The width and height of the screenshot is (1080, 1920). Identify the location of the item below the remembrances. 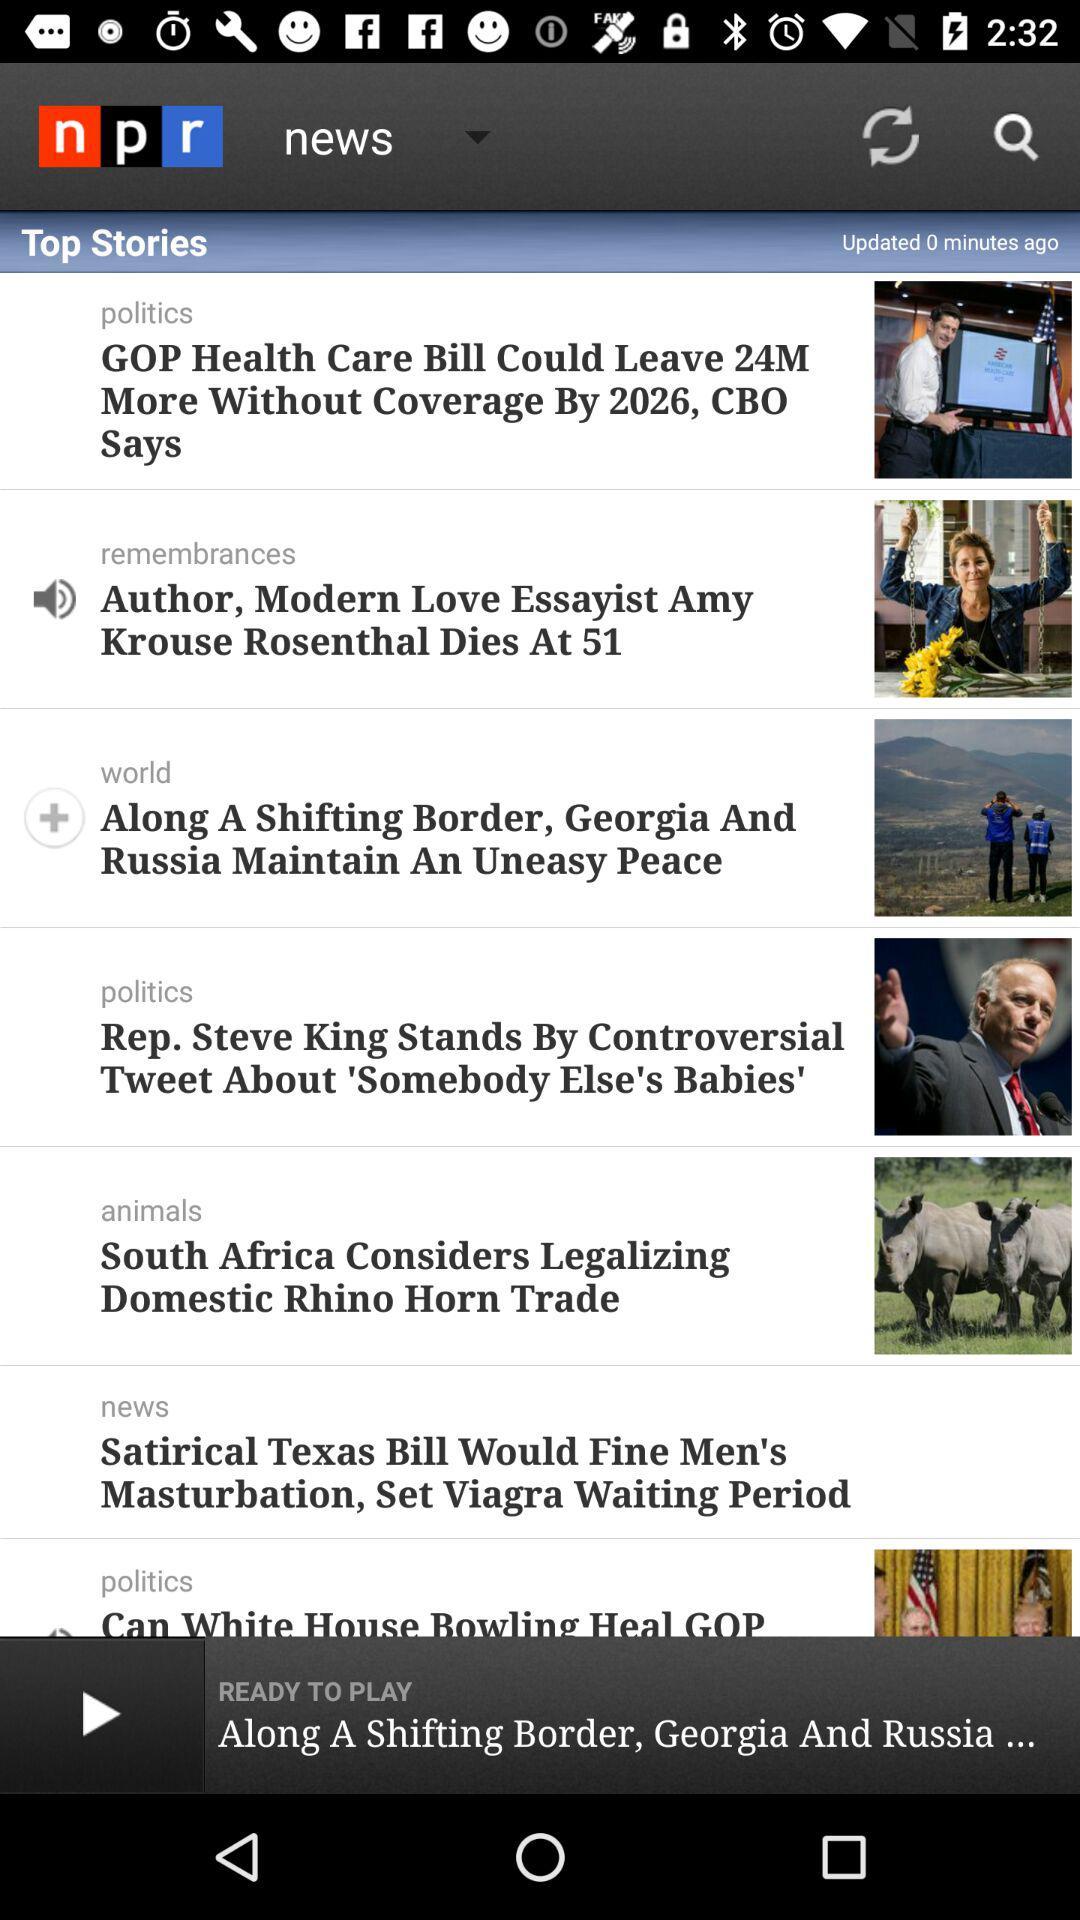
(479, 617).